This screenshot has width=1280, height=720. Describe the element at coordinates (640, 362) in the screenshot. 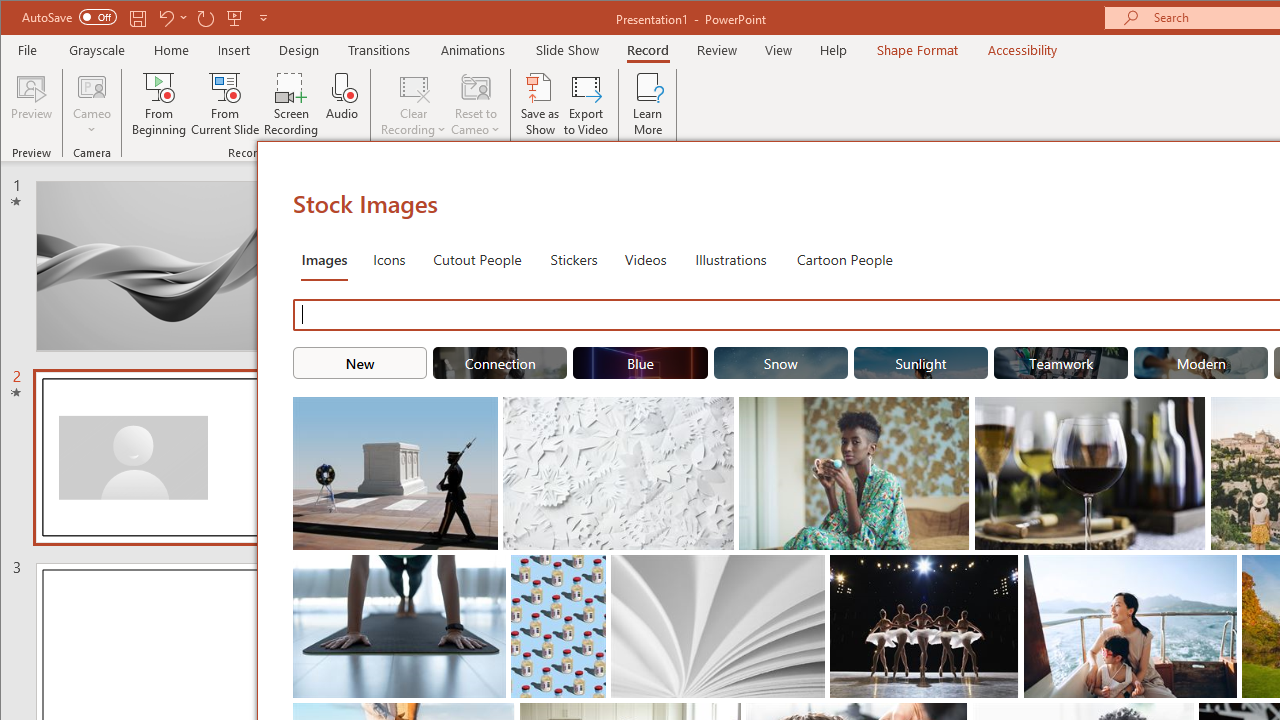

I see `'"Blue" Stock Images.'` at that location.